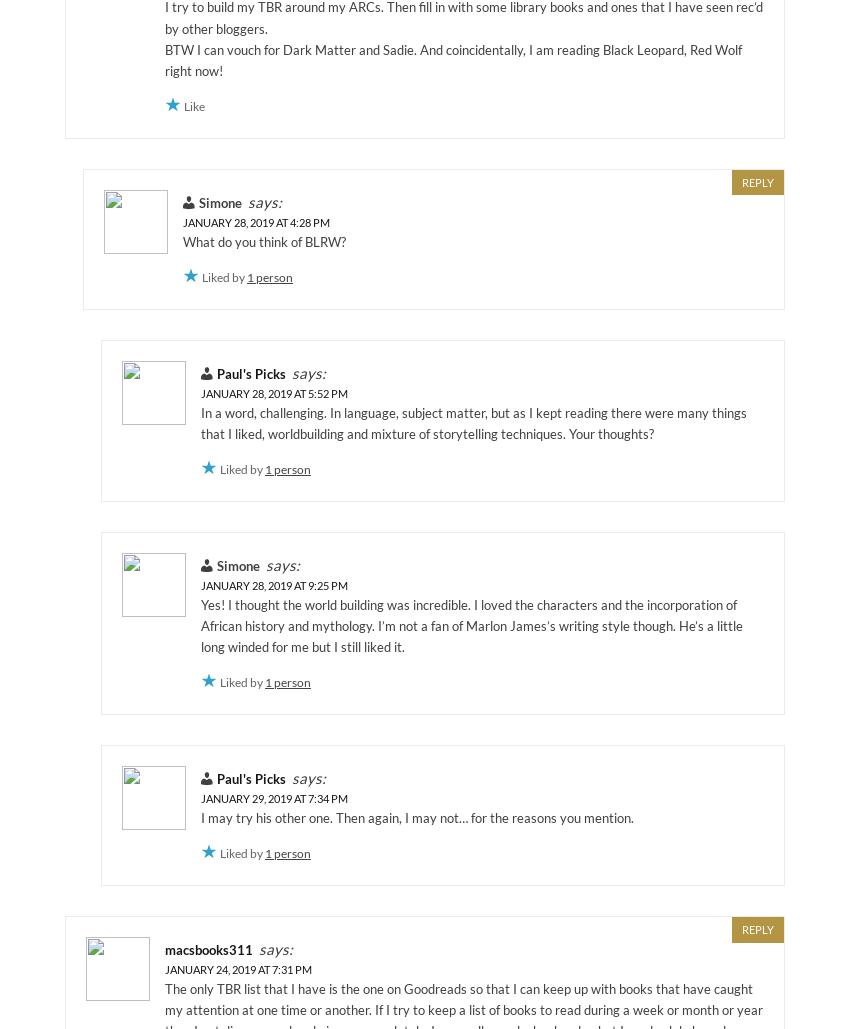  I want to click on 'In a word, challenging. In language, subject matter, but as I kept reading there were many things that I liked, worldbuilding and mixture of storytelling techniques.  Your thoughts?', so click(473, 421).